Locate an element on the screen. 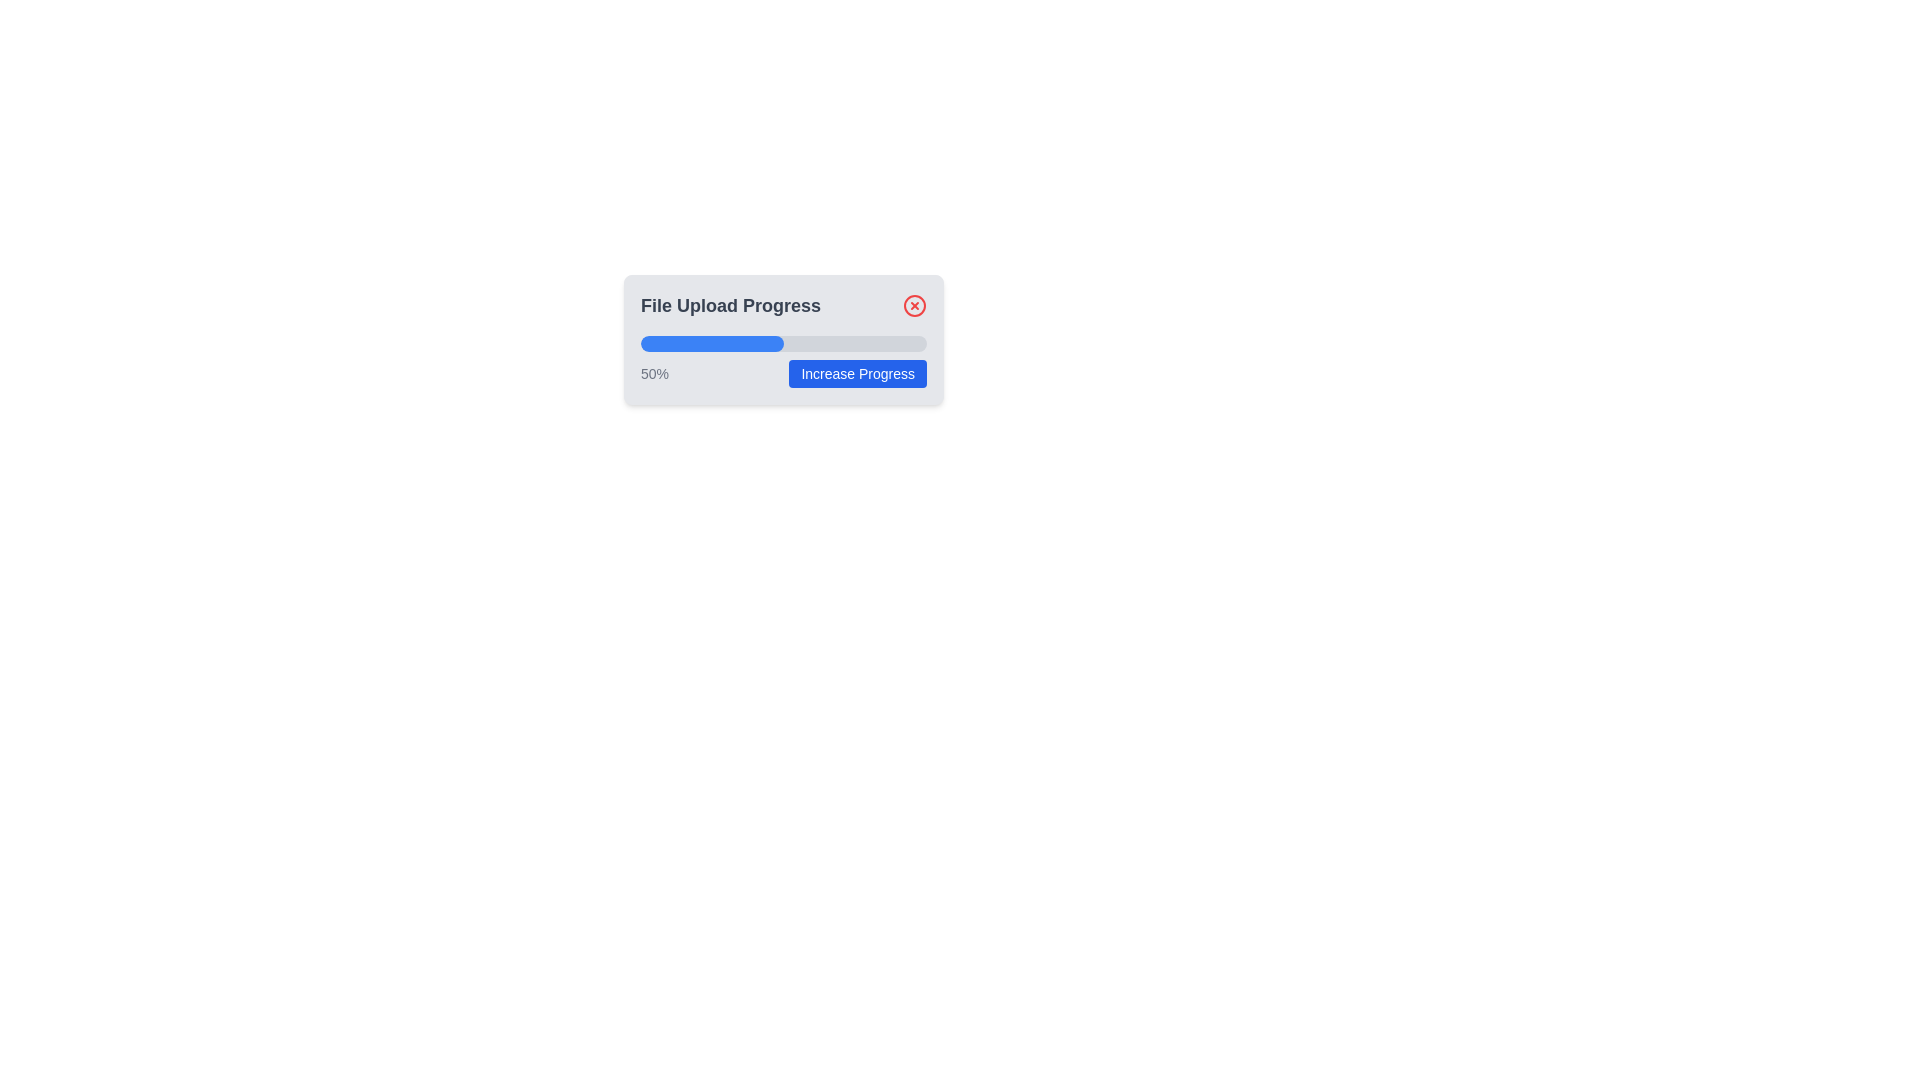 The height and width of the screenshot is (1080, 1920). the blue progress bar located under the text 'File Upload Progress' in the middle of the card interface is located at coordinates (712, 342).